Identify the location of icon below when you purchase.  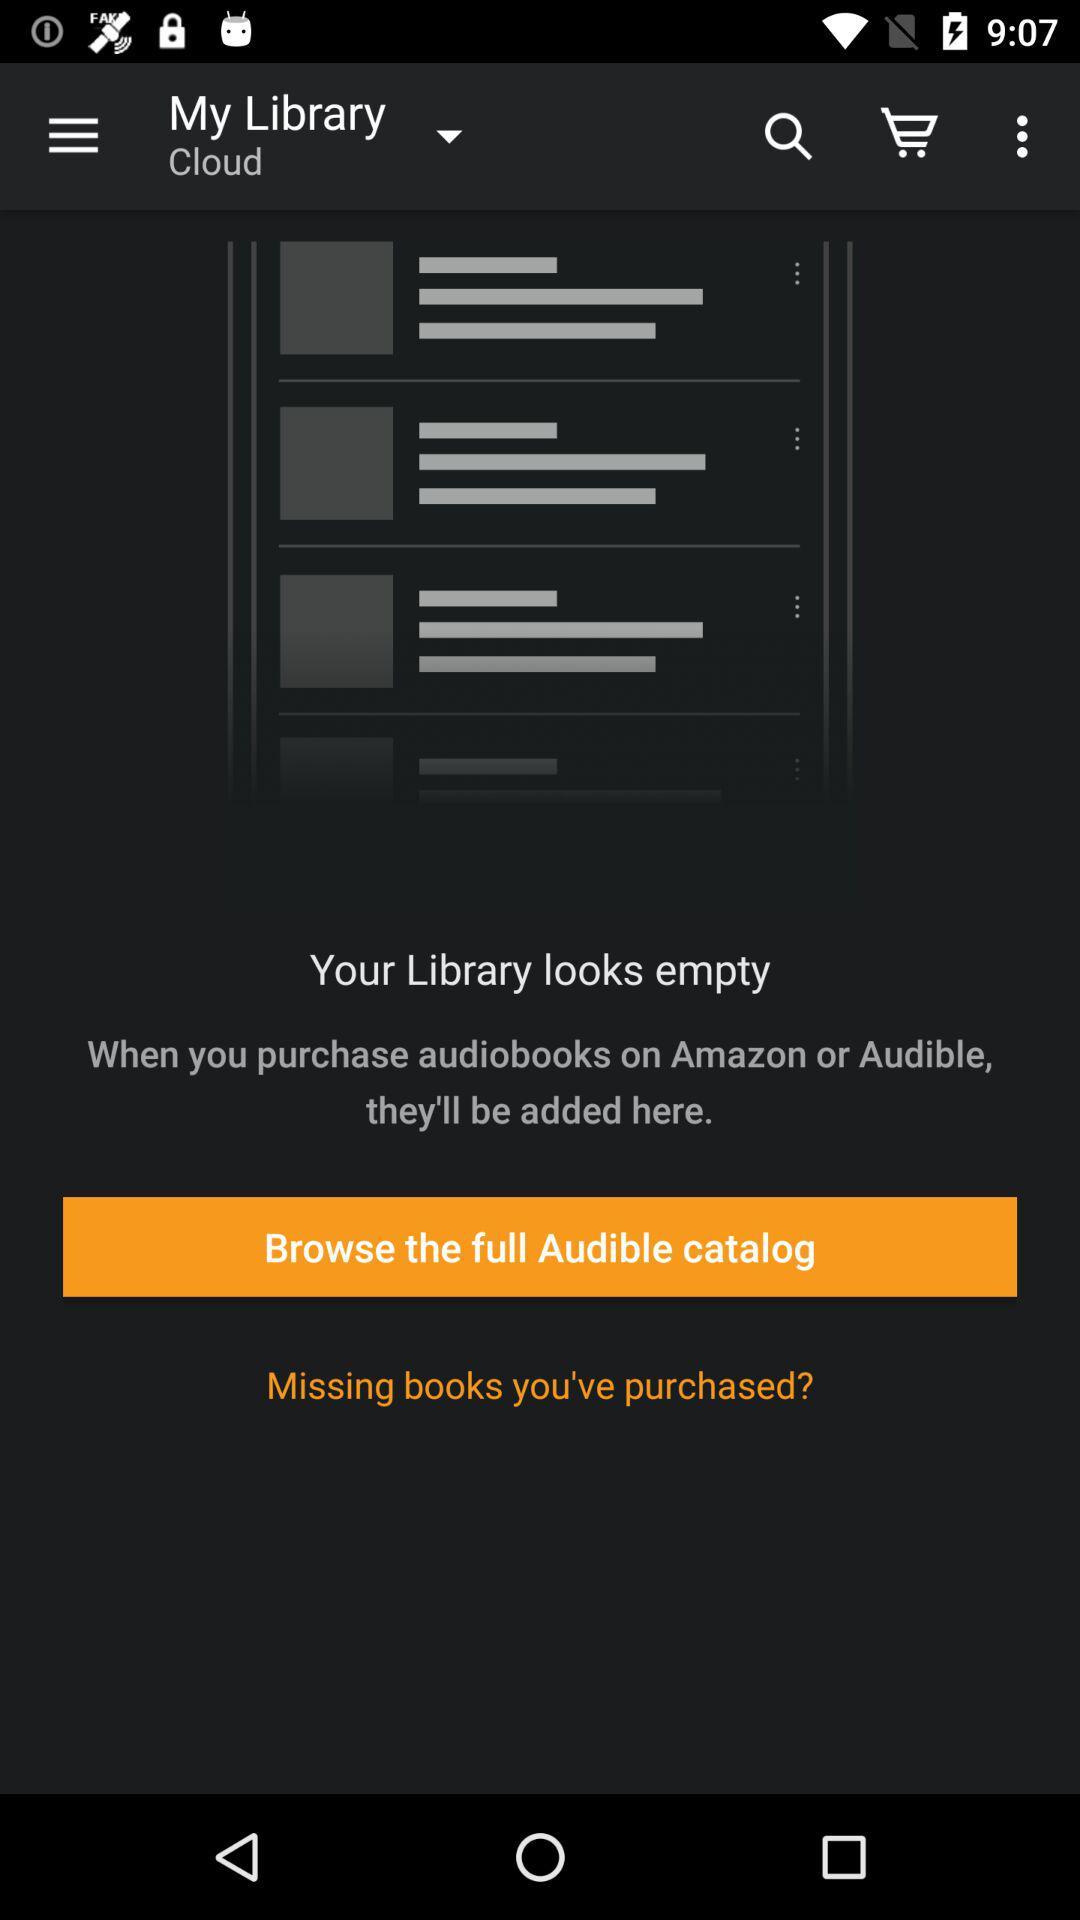
(540, 1245).